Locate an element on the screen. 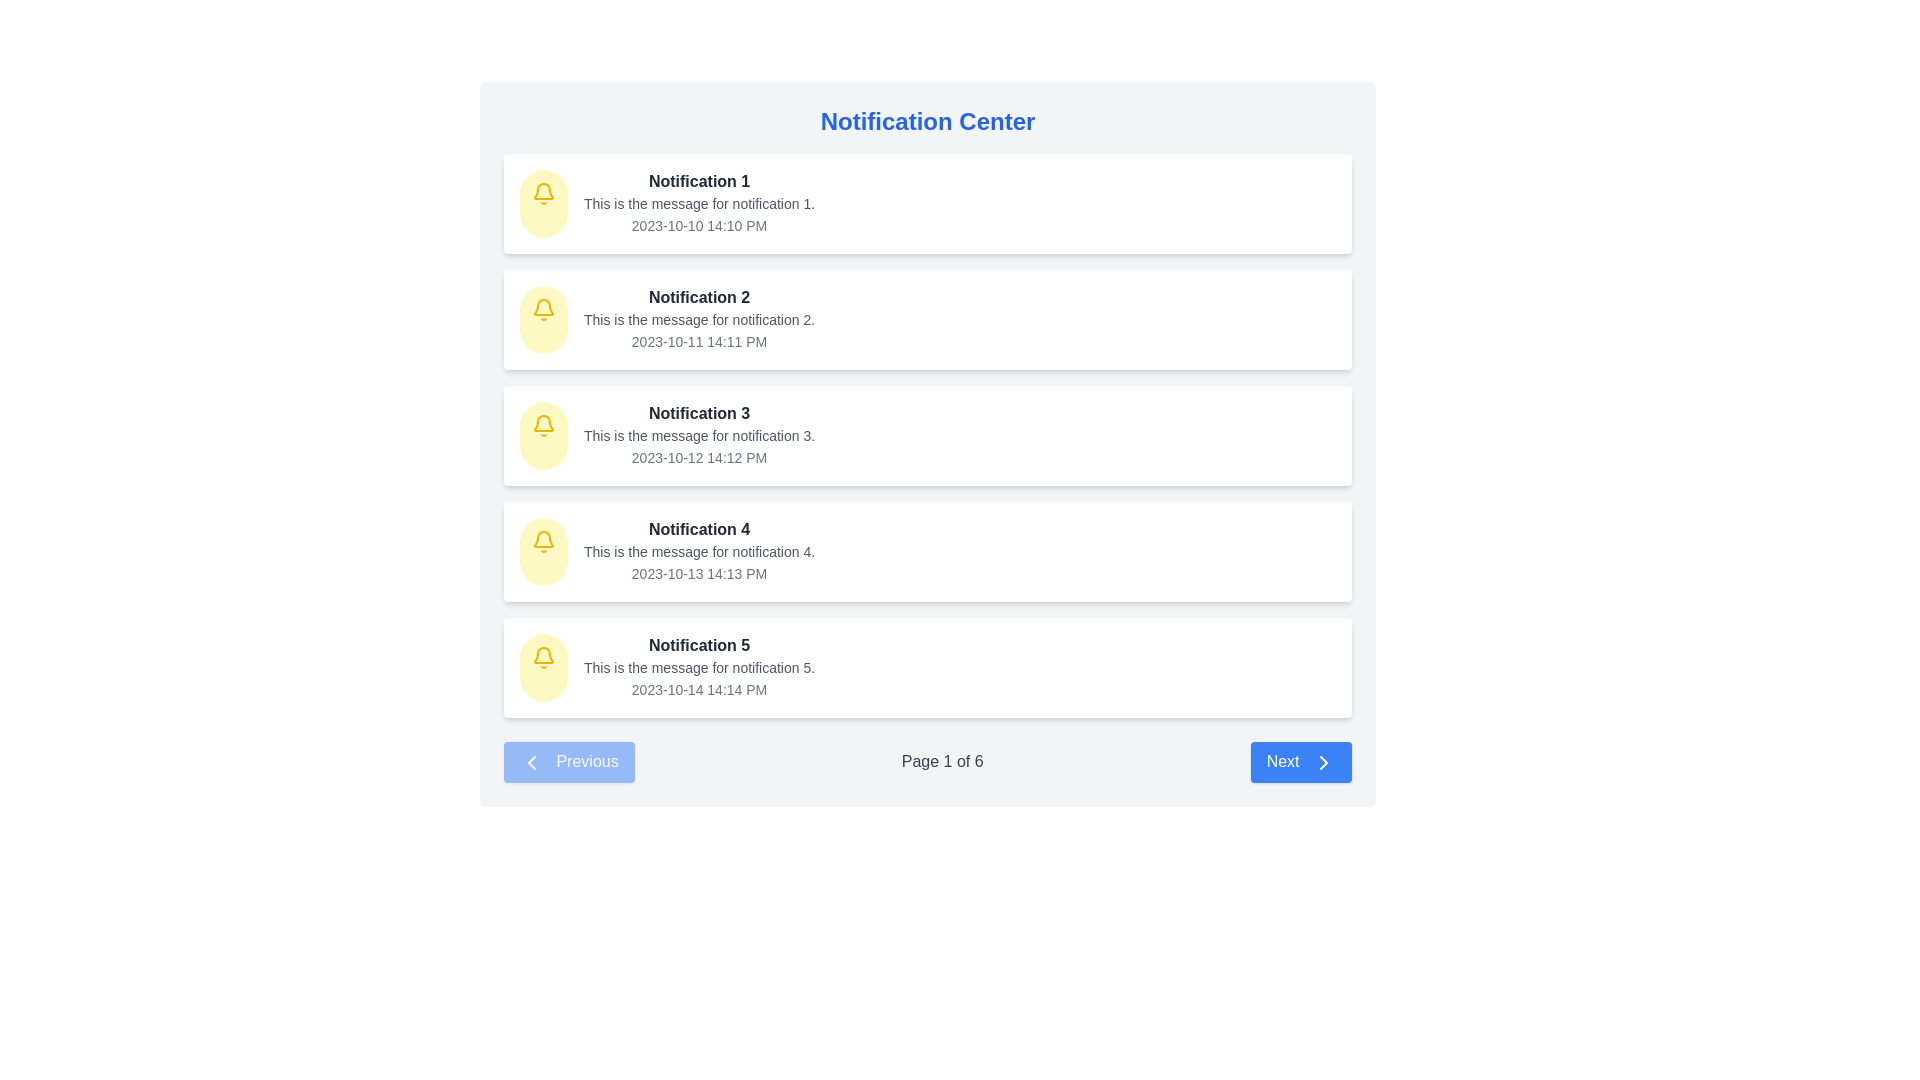  information displayed in the Notification Card located at the top of the Notification Center list is located at coordinates (926, 204).